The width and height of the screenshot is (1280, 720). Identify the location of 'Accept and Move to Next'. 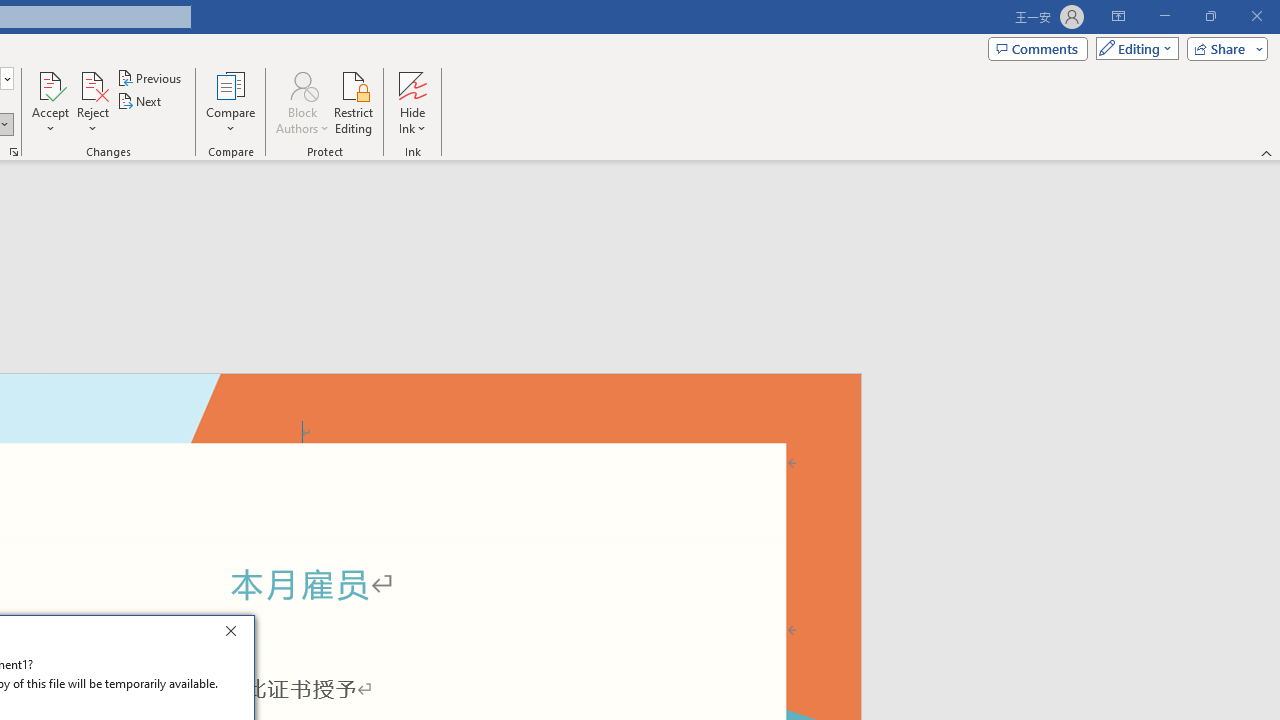
(50, 84).